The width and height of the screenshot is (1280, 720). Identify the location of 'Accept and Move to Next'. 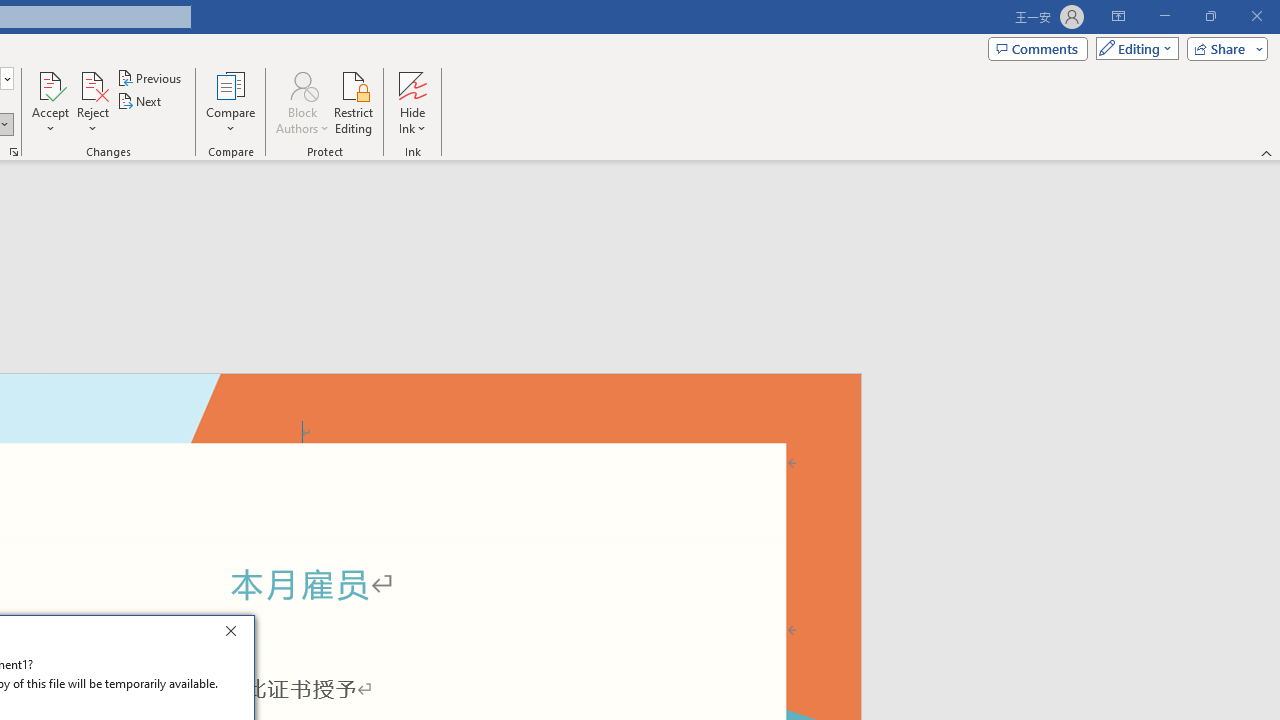
(50, 84).